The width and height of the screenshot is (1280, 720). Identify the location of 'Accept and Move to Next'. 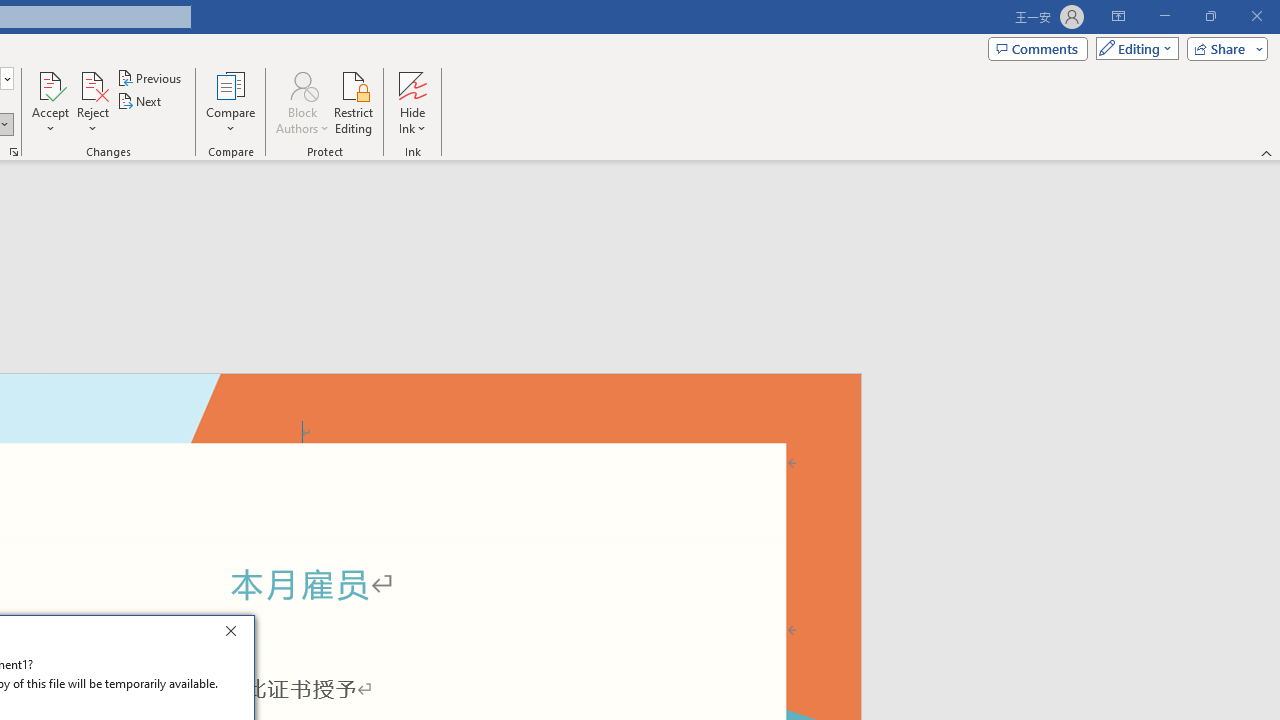
(50, 84).